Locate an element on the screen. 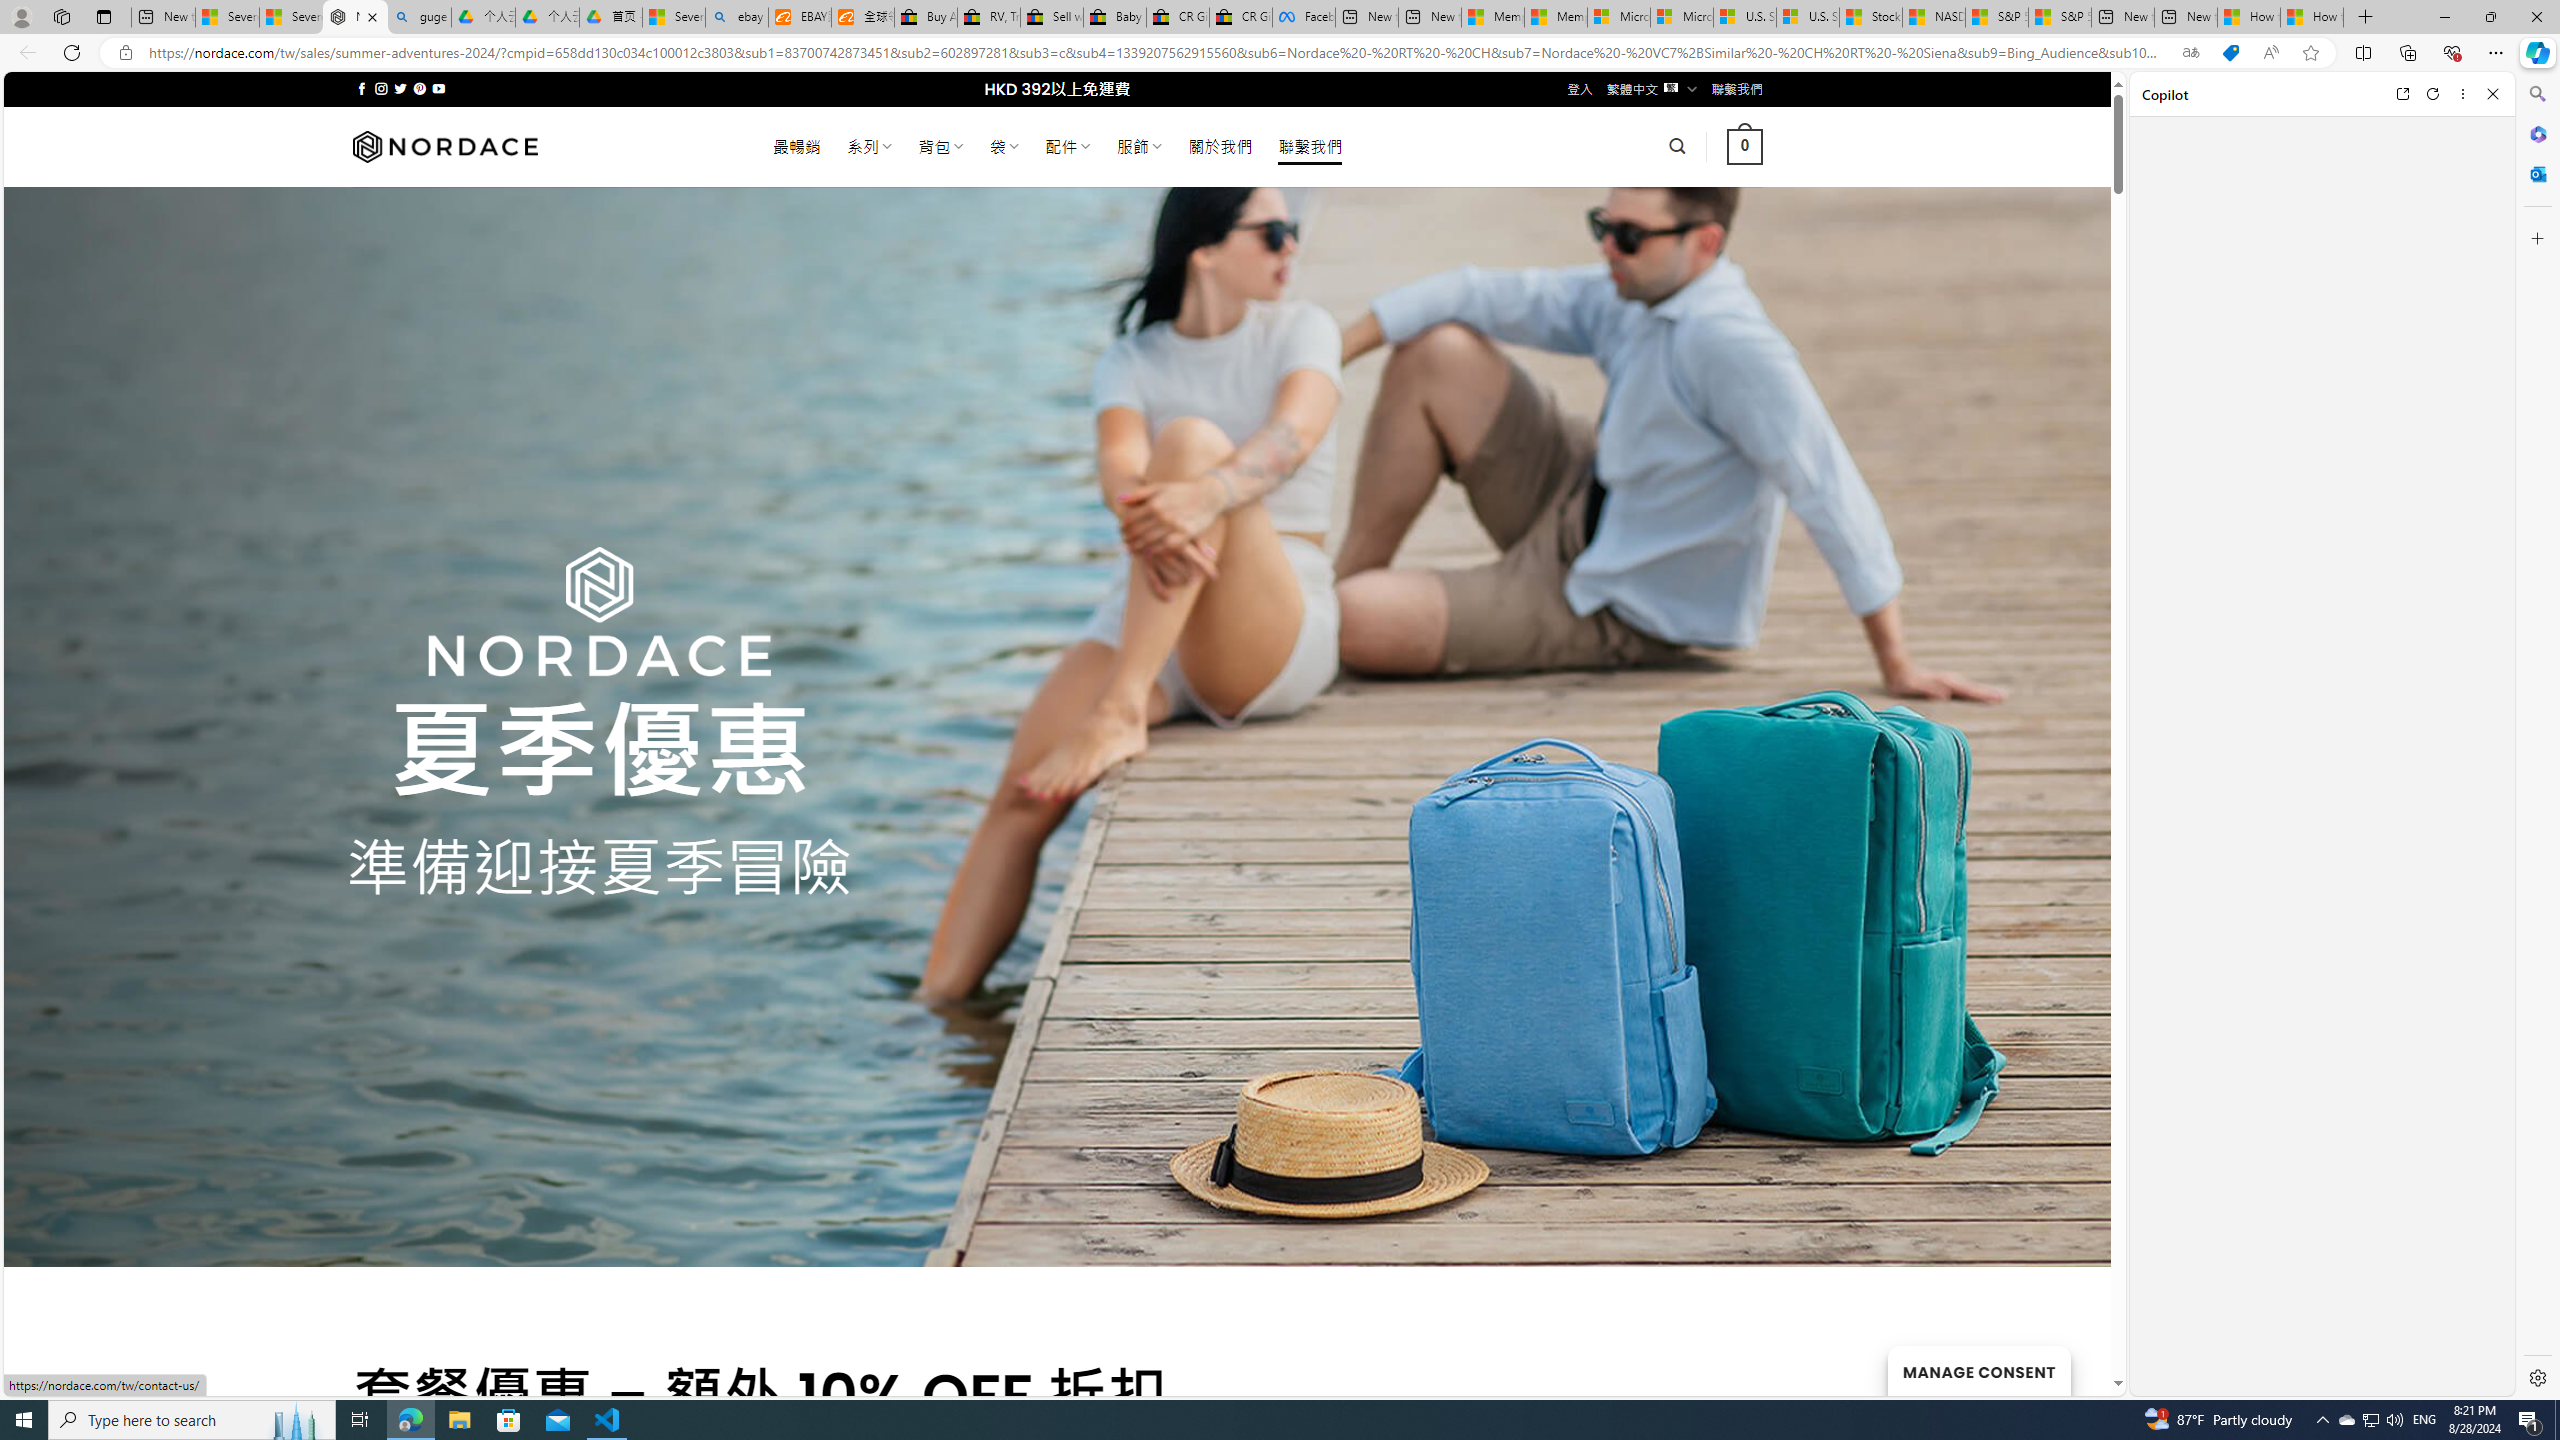 This screenshot has width=2560, height=1440. 'guge yunpan - Search' is located at coordinates (419, 16).